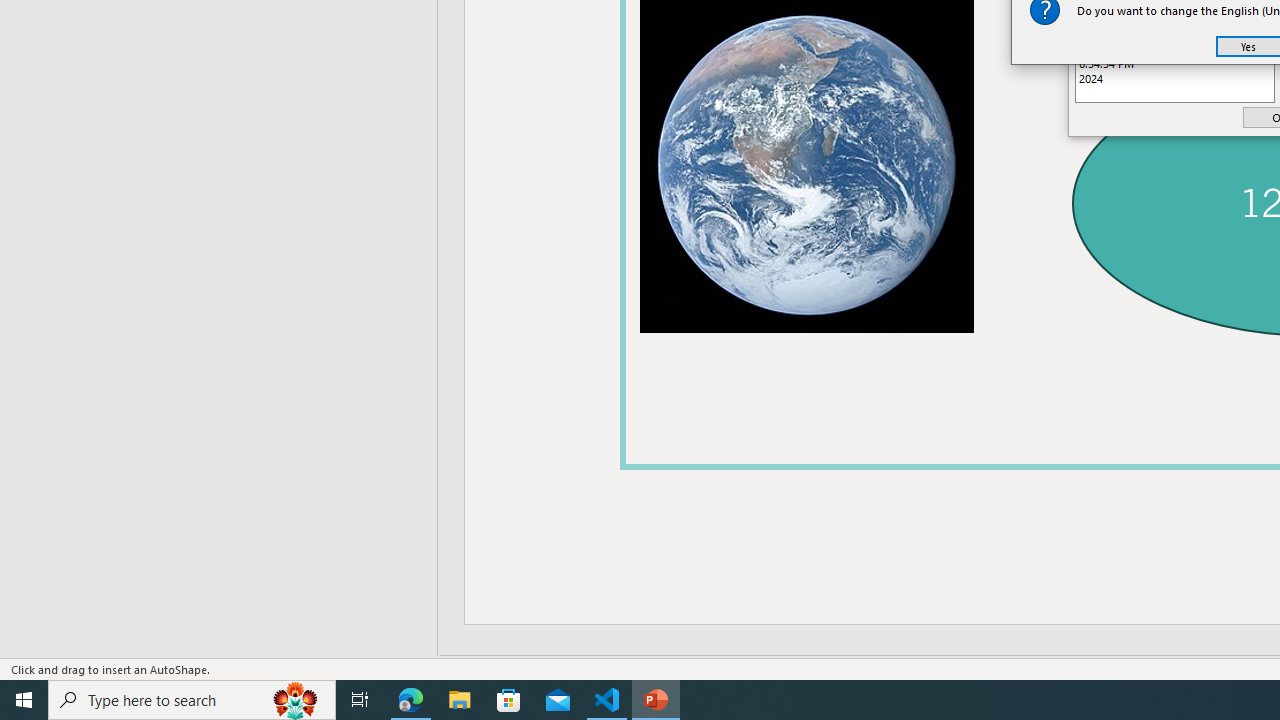 Image resolution: width=1280 pixels, height=720 pixels. Describe the element at coordinates (24, 698) in the screenshot. I see `'Start'` at that location.